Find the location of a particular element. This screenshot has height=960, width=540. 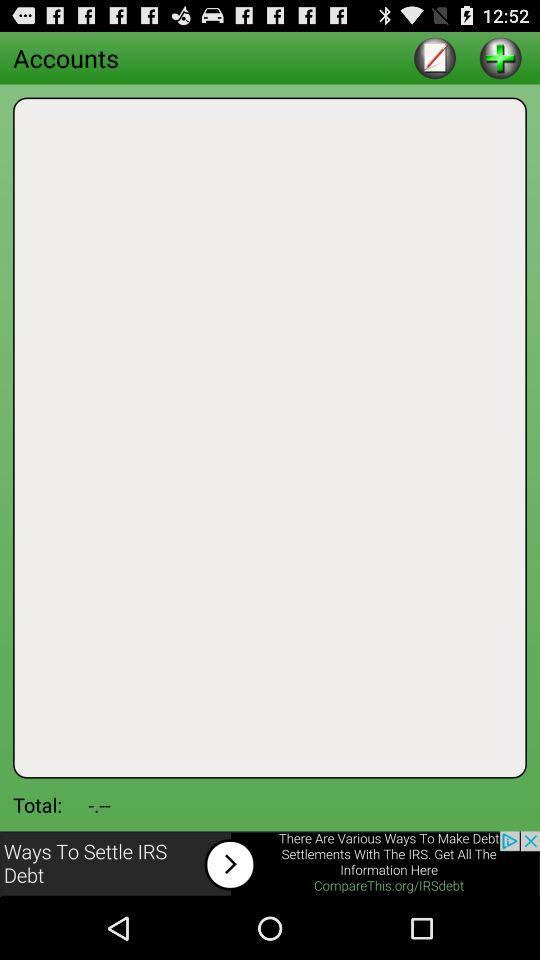

no idea is located at coordinates (499, 56).